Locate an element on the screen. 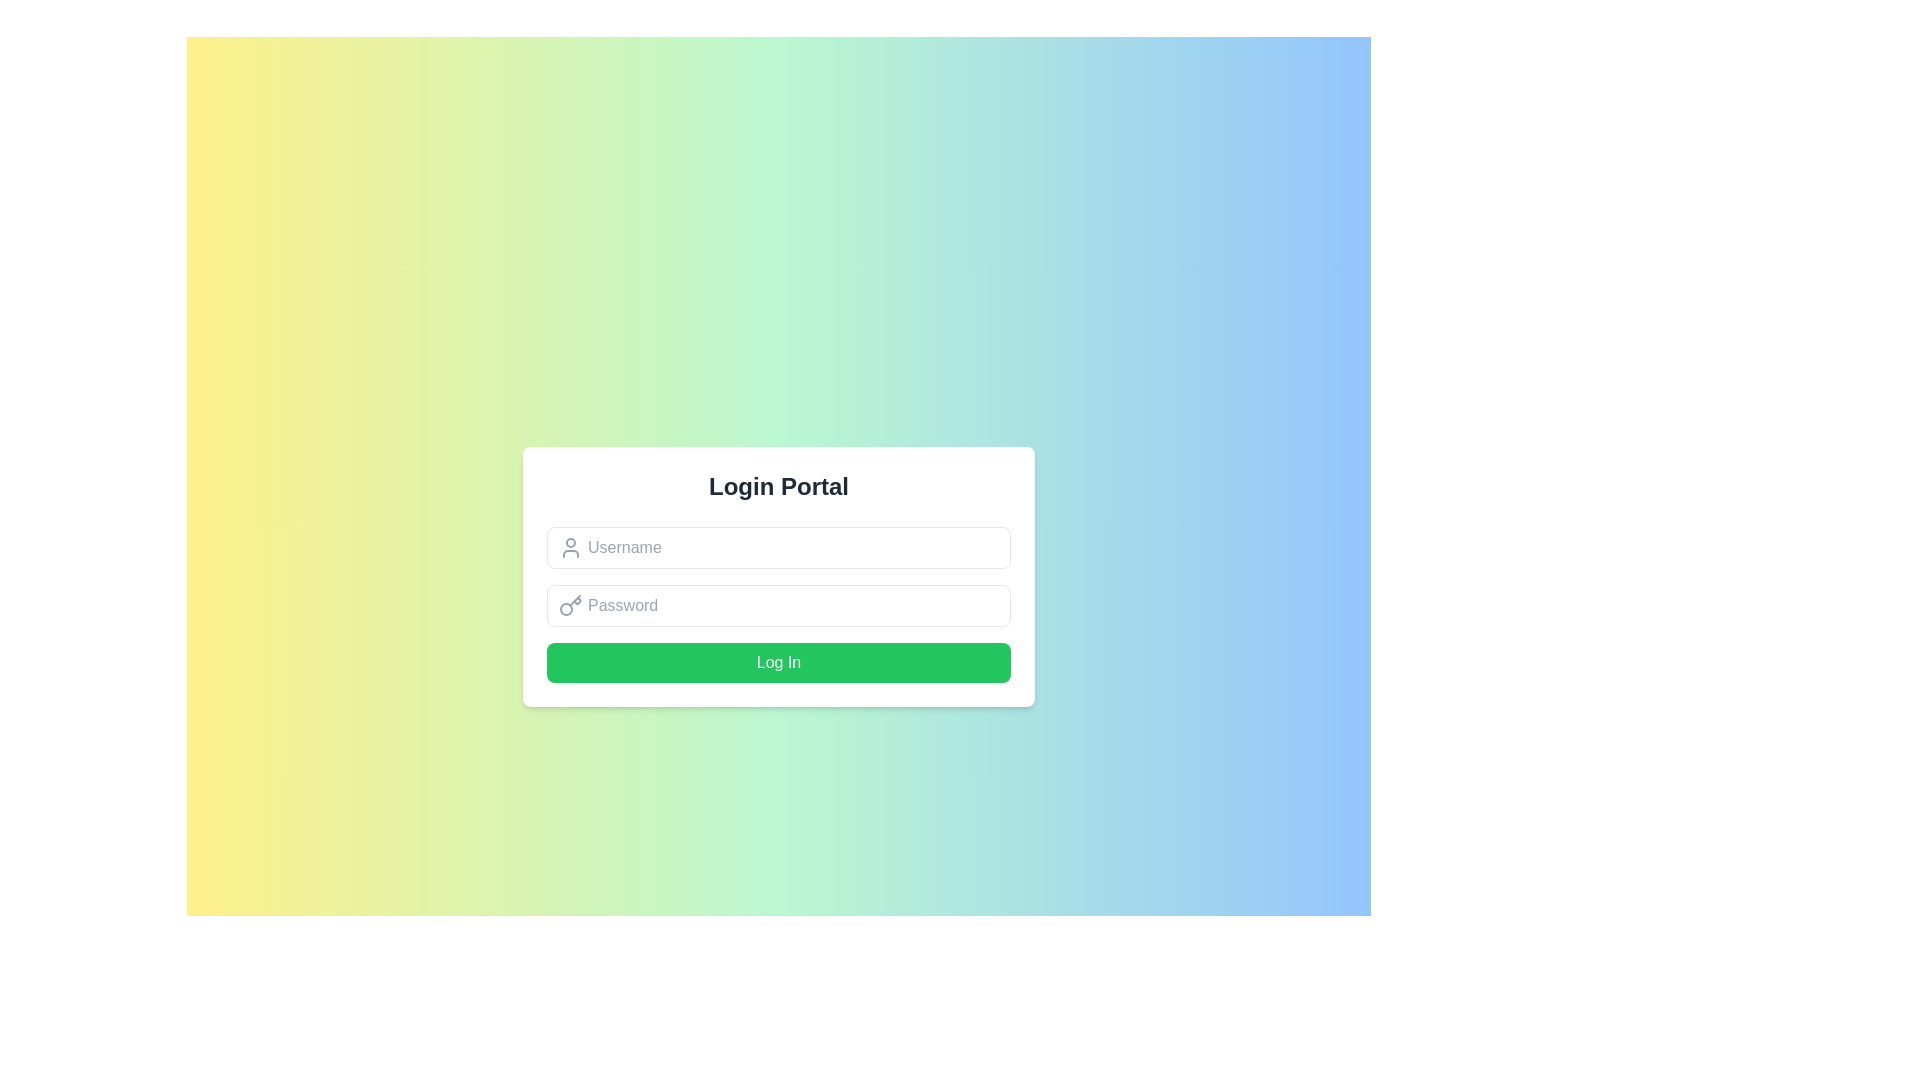 The image size is (1920, 1080). the key icon located on the left side of the password input field in the login form is located at coordinates (570, 604).